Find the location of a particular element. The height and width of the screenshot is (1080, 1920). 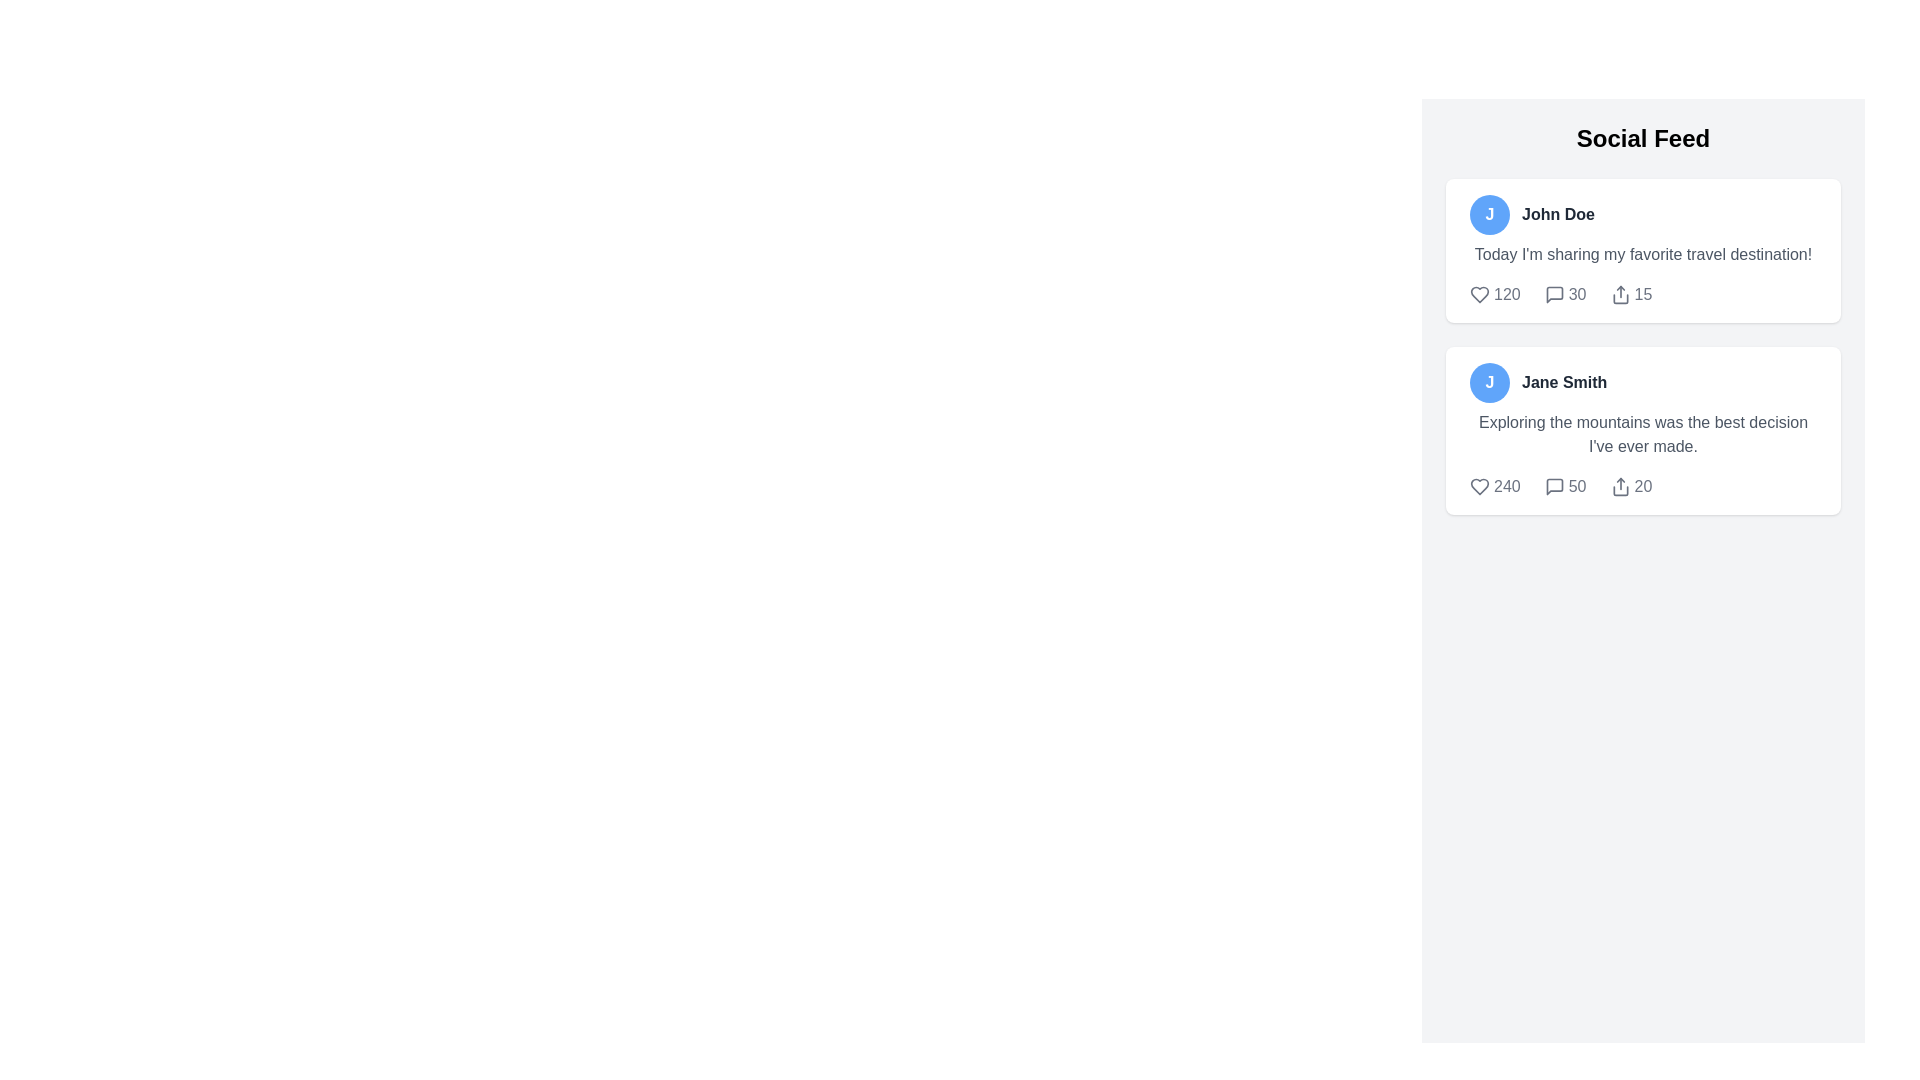

the share icon located below the comment icon and text '50' in the second post by 'Jane Smith' in the 'Social Feed' section is located at coordinates (1620, 486).